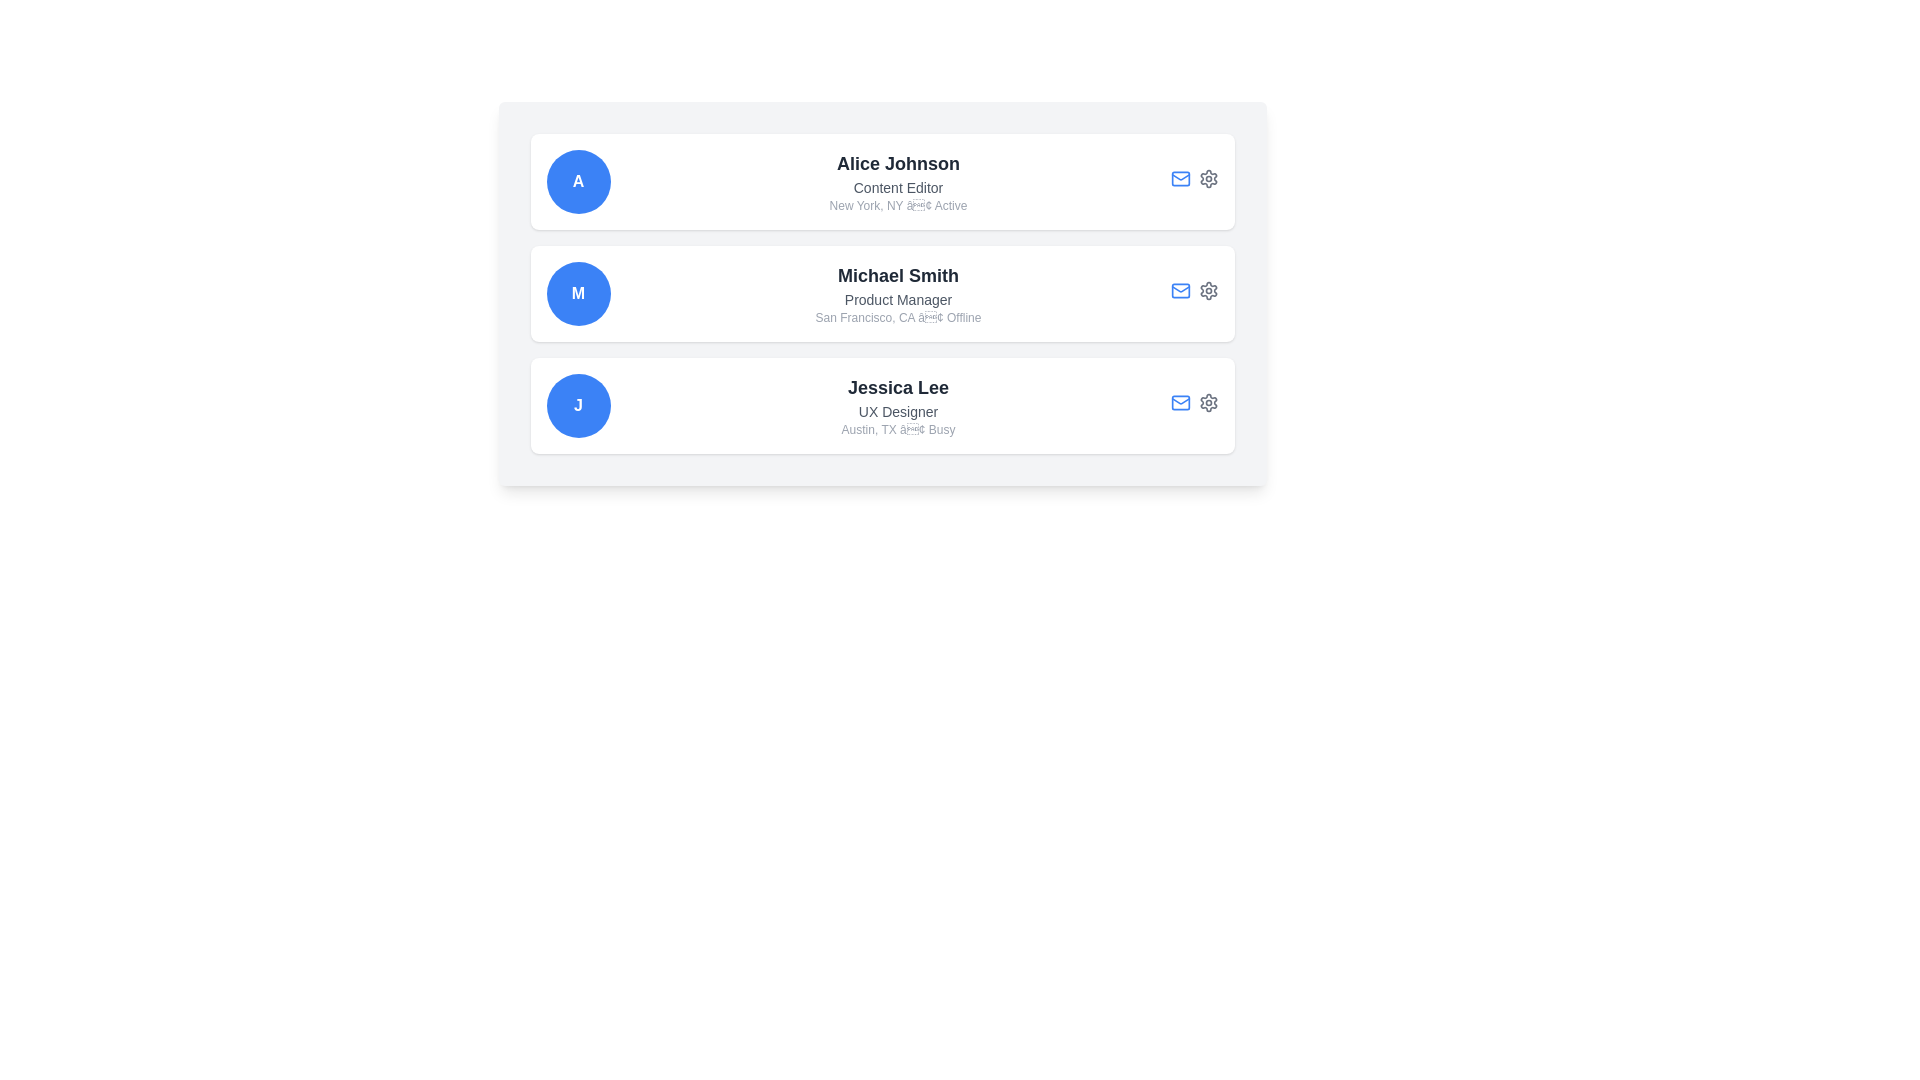  What do you see at coordinates (897, 293) in the screenshot?
I see `the information display panel that summarizes personal and professional information, located as the second card in a vertical list` at bounding box center [897, 293].